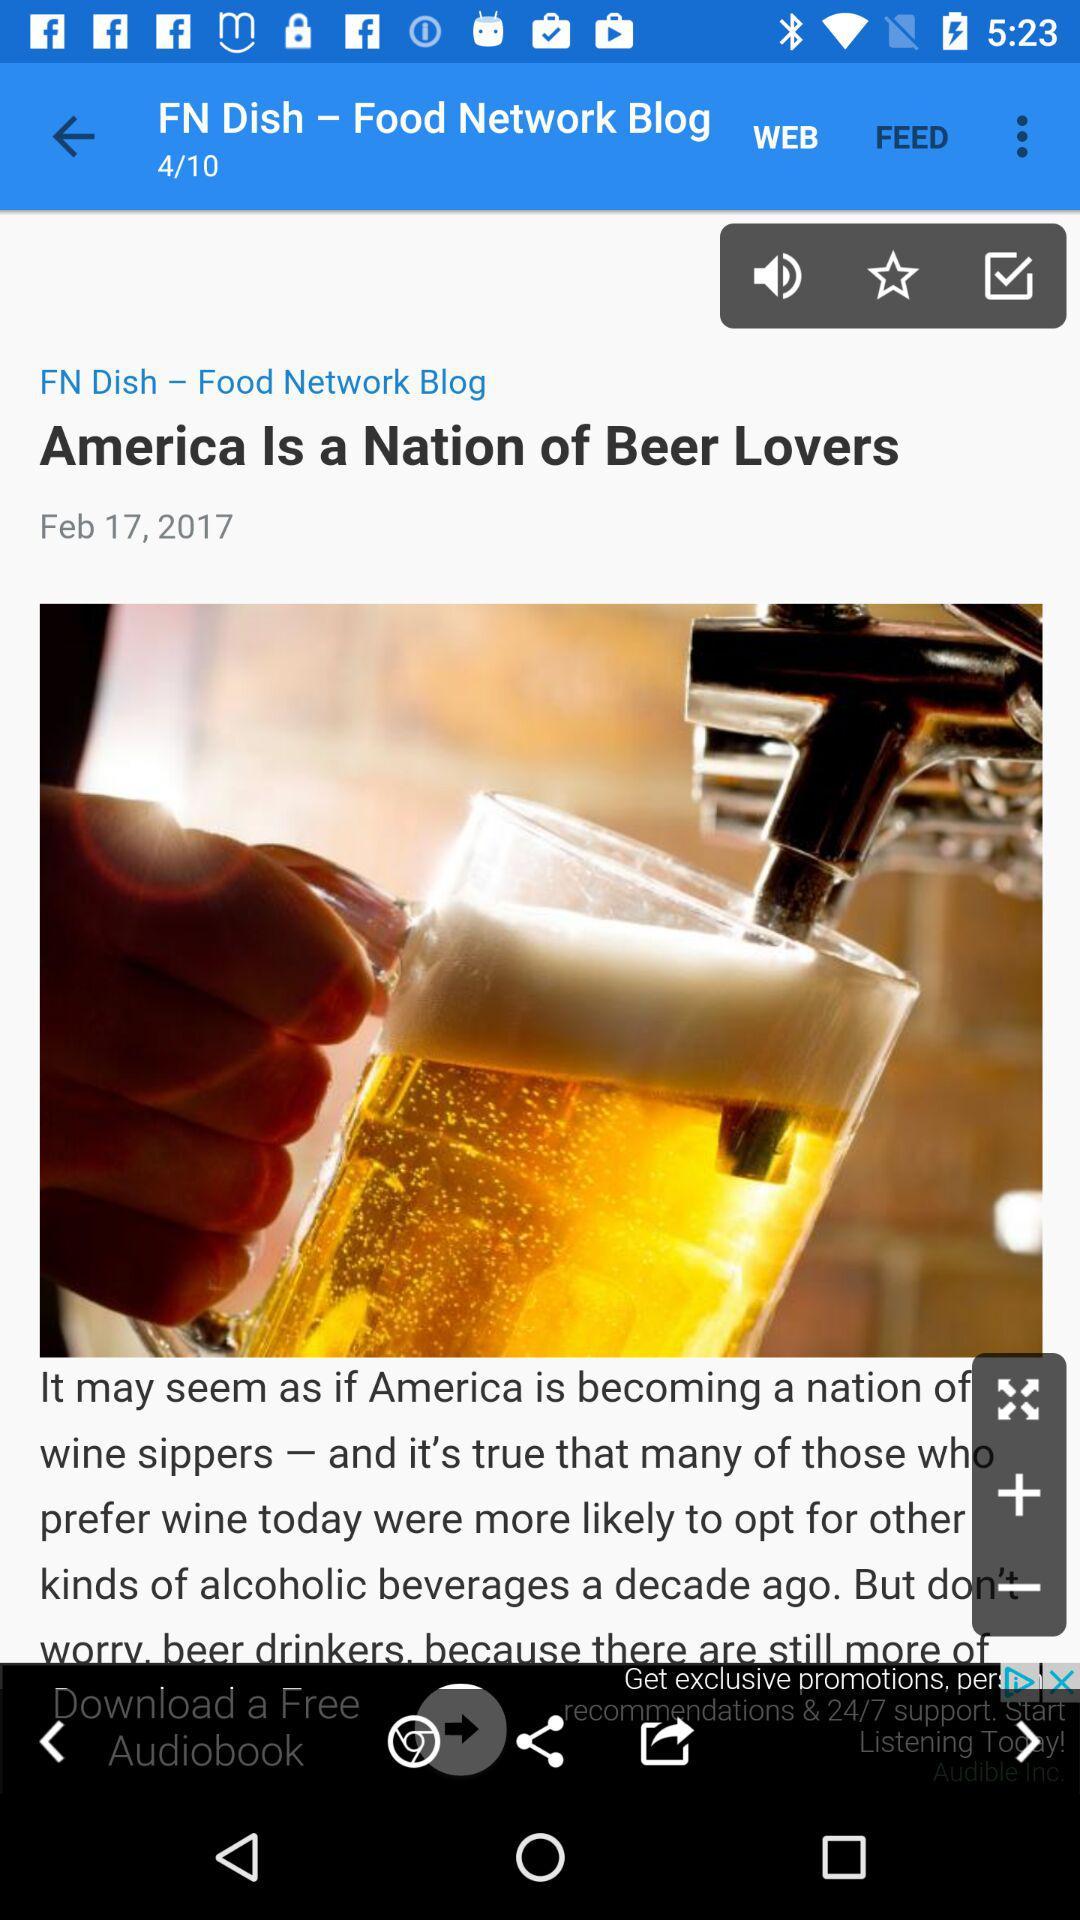 Image resolution: width=1080 pixels, height=1920 pixels. Describe the element at coordinates (776, 274) in the screenshot. I see `sound on/off` at that location.